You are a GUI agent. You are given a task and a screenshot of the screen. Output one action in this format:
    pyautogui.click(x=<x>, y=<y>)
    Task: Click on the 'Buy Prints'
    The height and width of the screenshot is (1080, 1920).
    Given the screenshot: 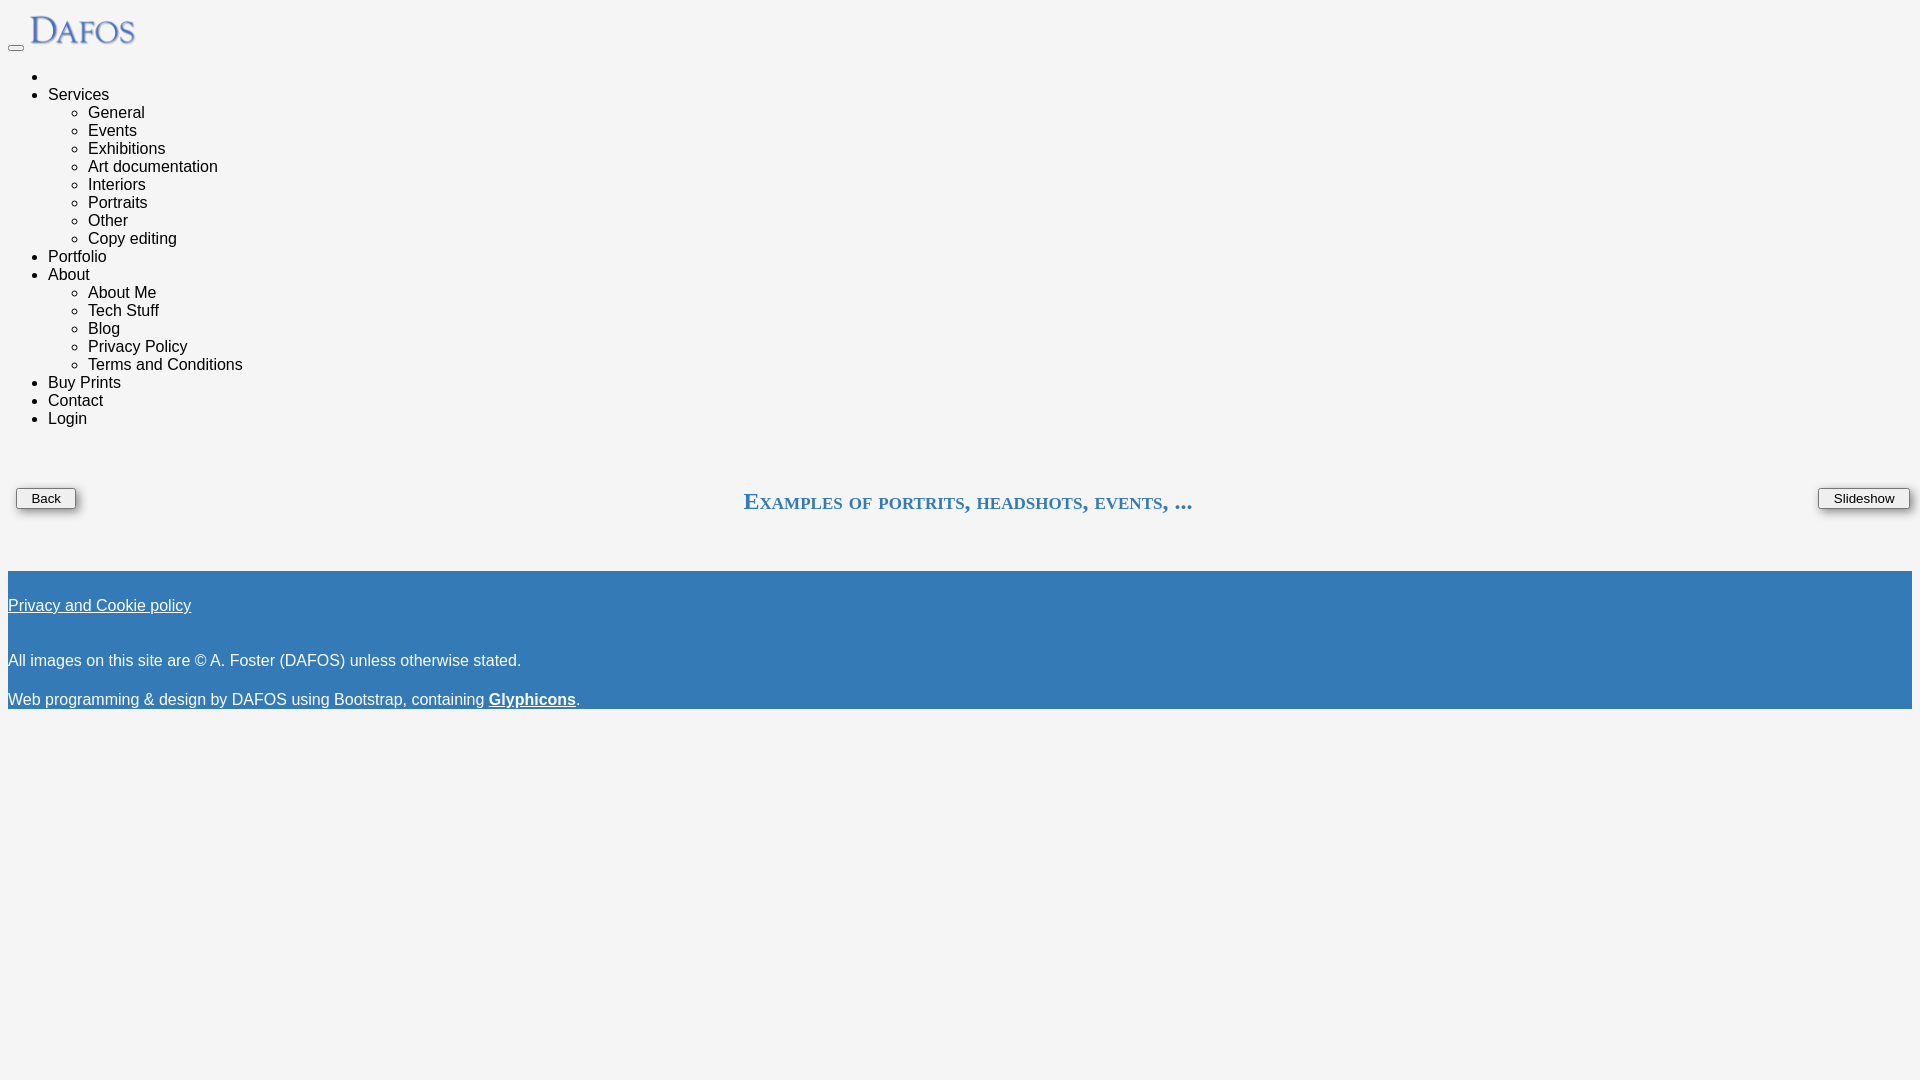 What is the action you would take?
    pyautogui.click(x=48, y=382)
    